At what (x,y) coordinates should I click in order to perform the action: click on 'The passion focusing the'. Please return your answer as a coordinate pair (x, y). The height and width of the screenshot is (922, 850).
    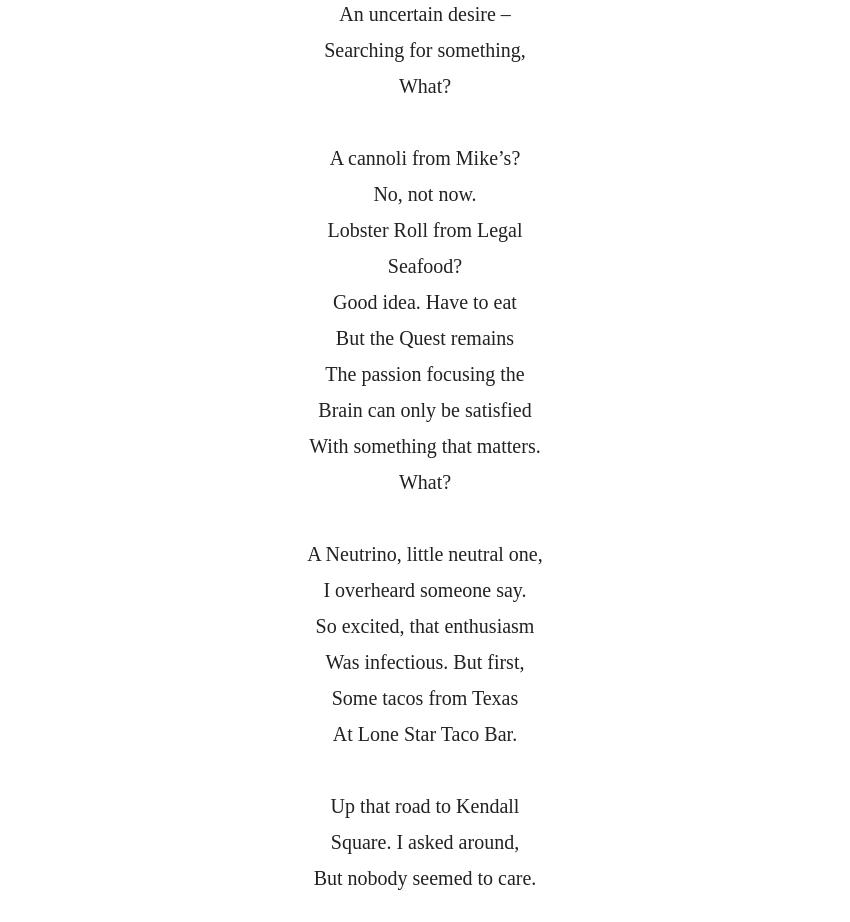
    Looking at the image, I should click on (424, 372).